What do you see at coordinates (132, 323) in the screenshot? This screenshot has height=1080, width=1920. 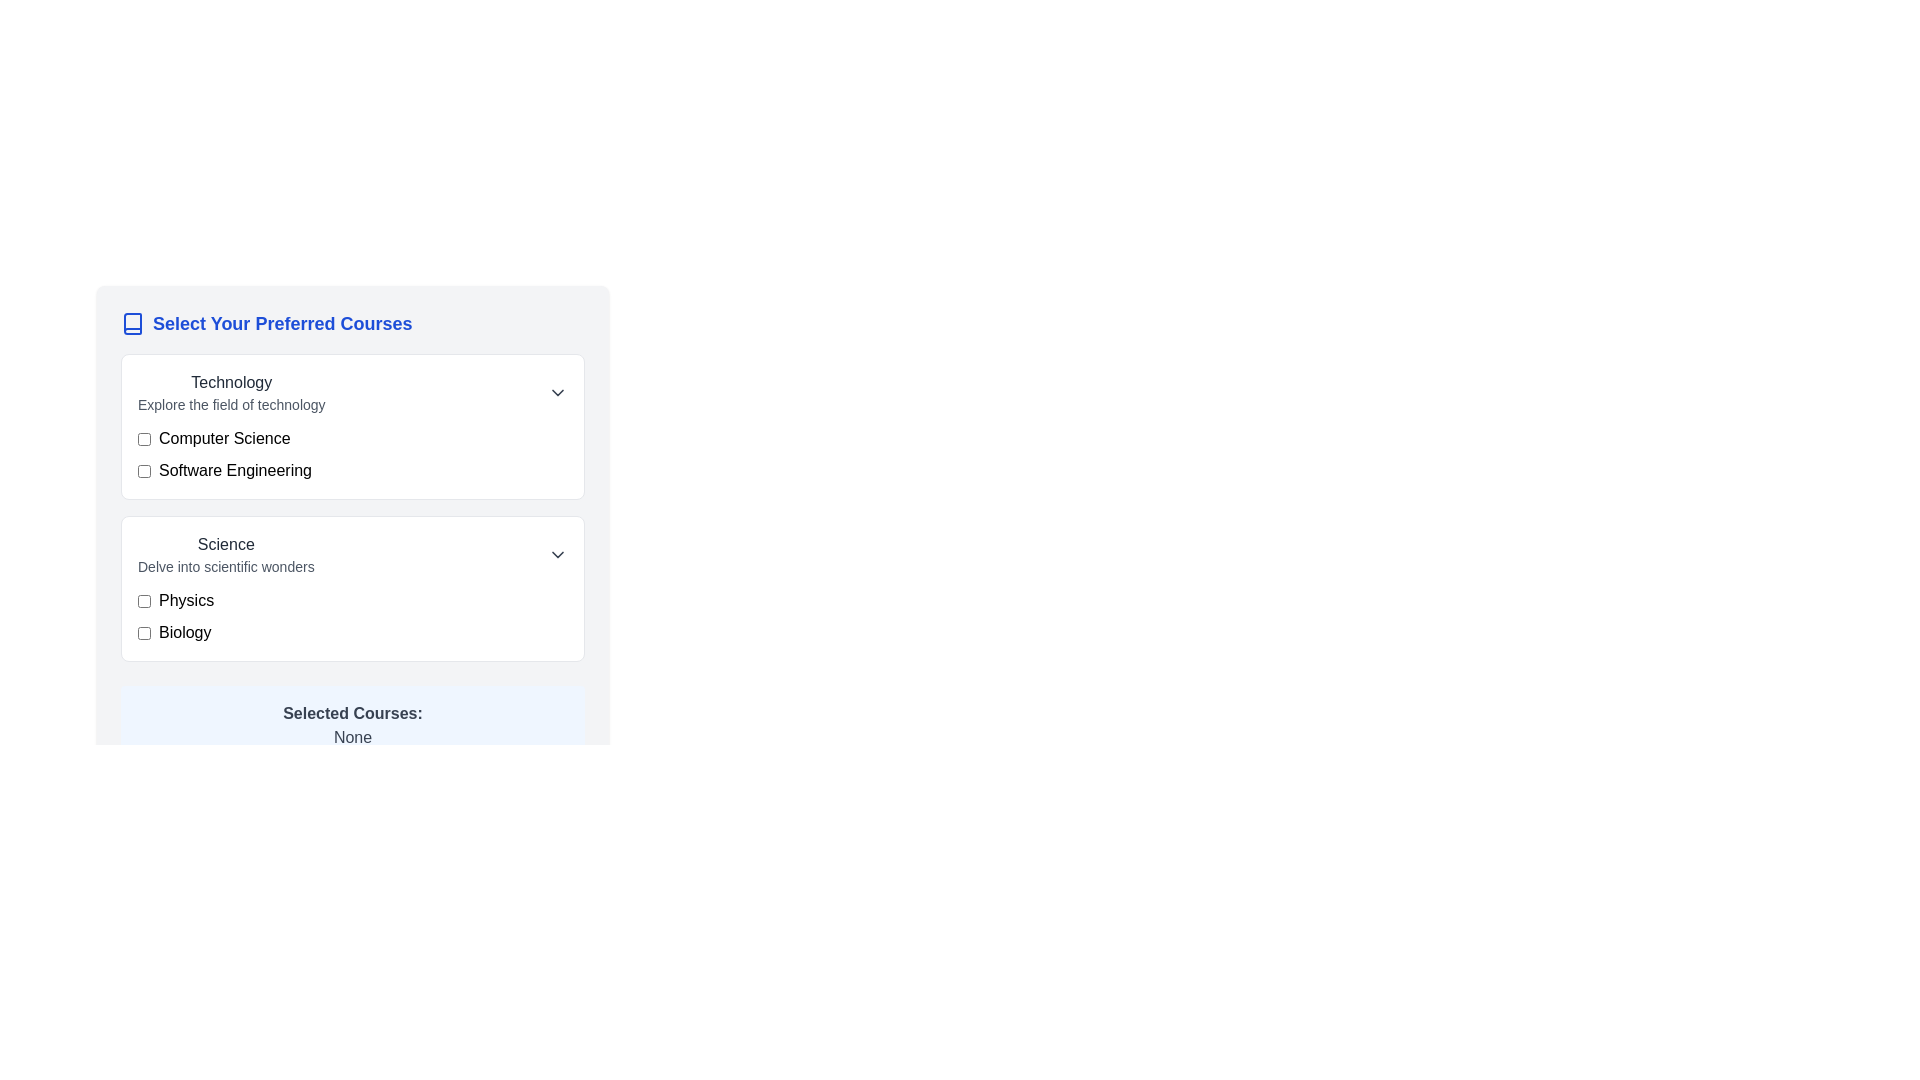 I see `the thin, outlined book-shaped icon located at the top-left corner of the form module, adjacent to the heading 'Select Your Preferred Courses'` at bounding box center [132, 323].